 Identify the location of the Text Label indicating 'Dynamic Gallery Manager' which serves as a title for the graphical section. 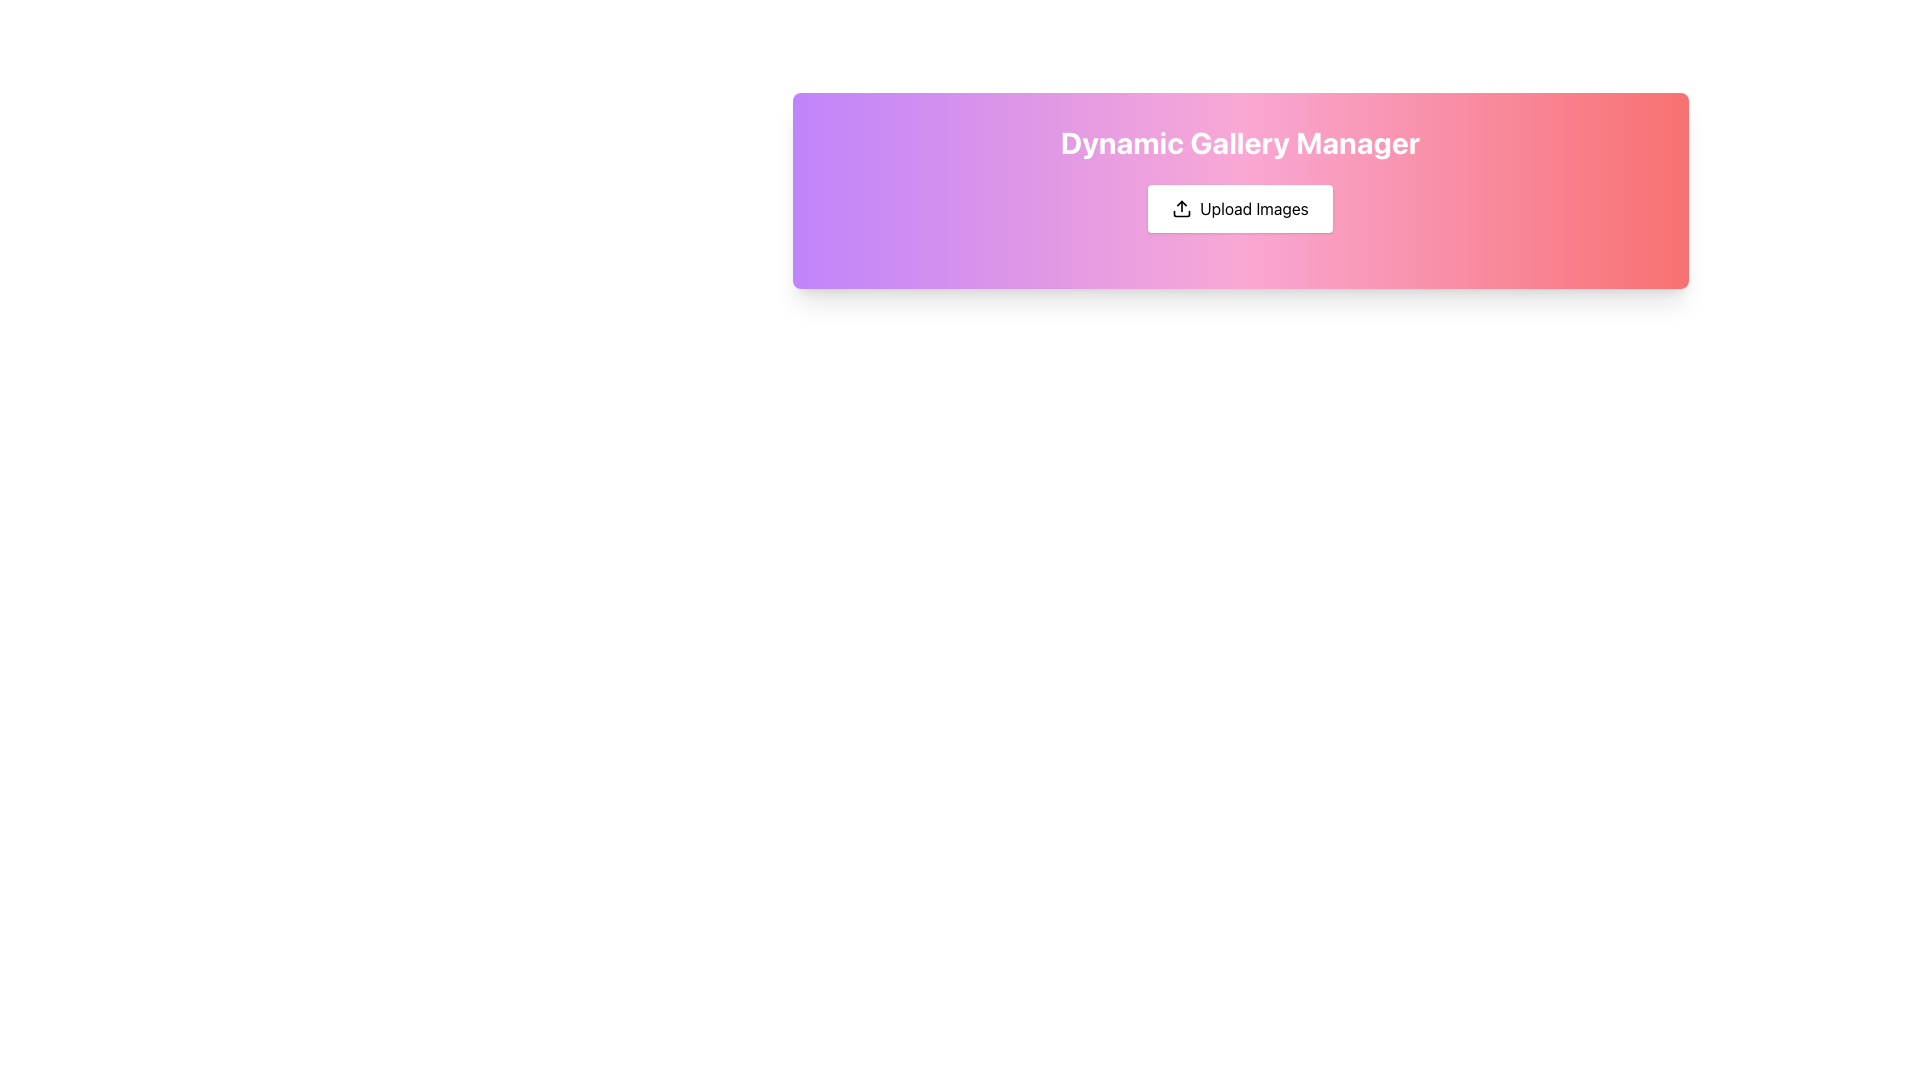
(1239, 141).